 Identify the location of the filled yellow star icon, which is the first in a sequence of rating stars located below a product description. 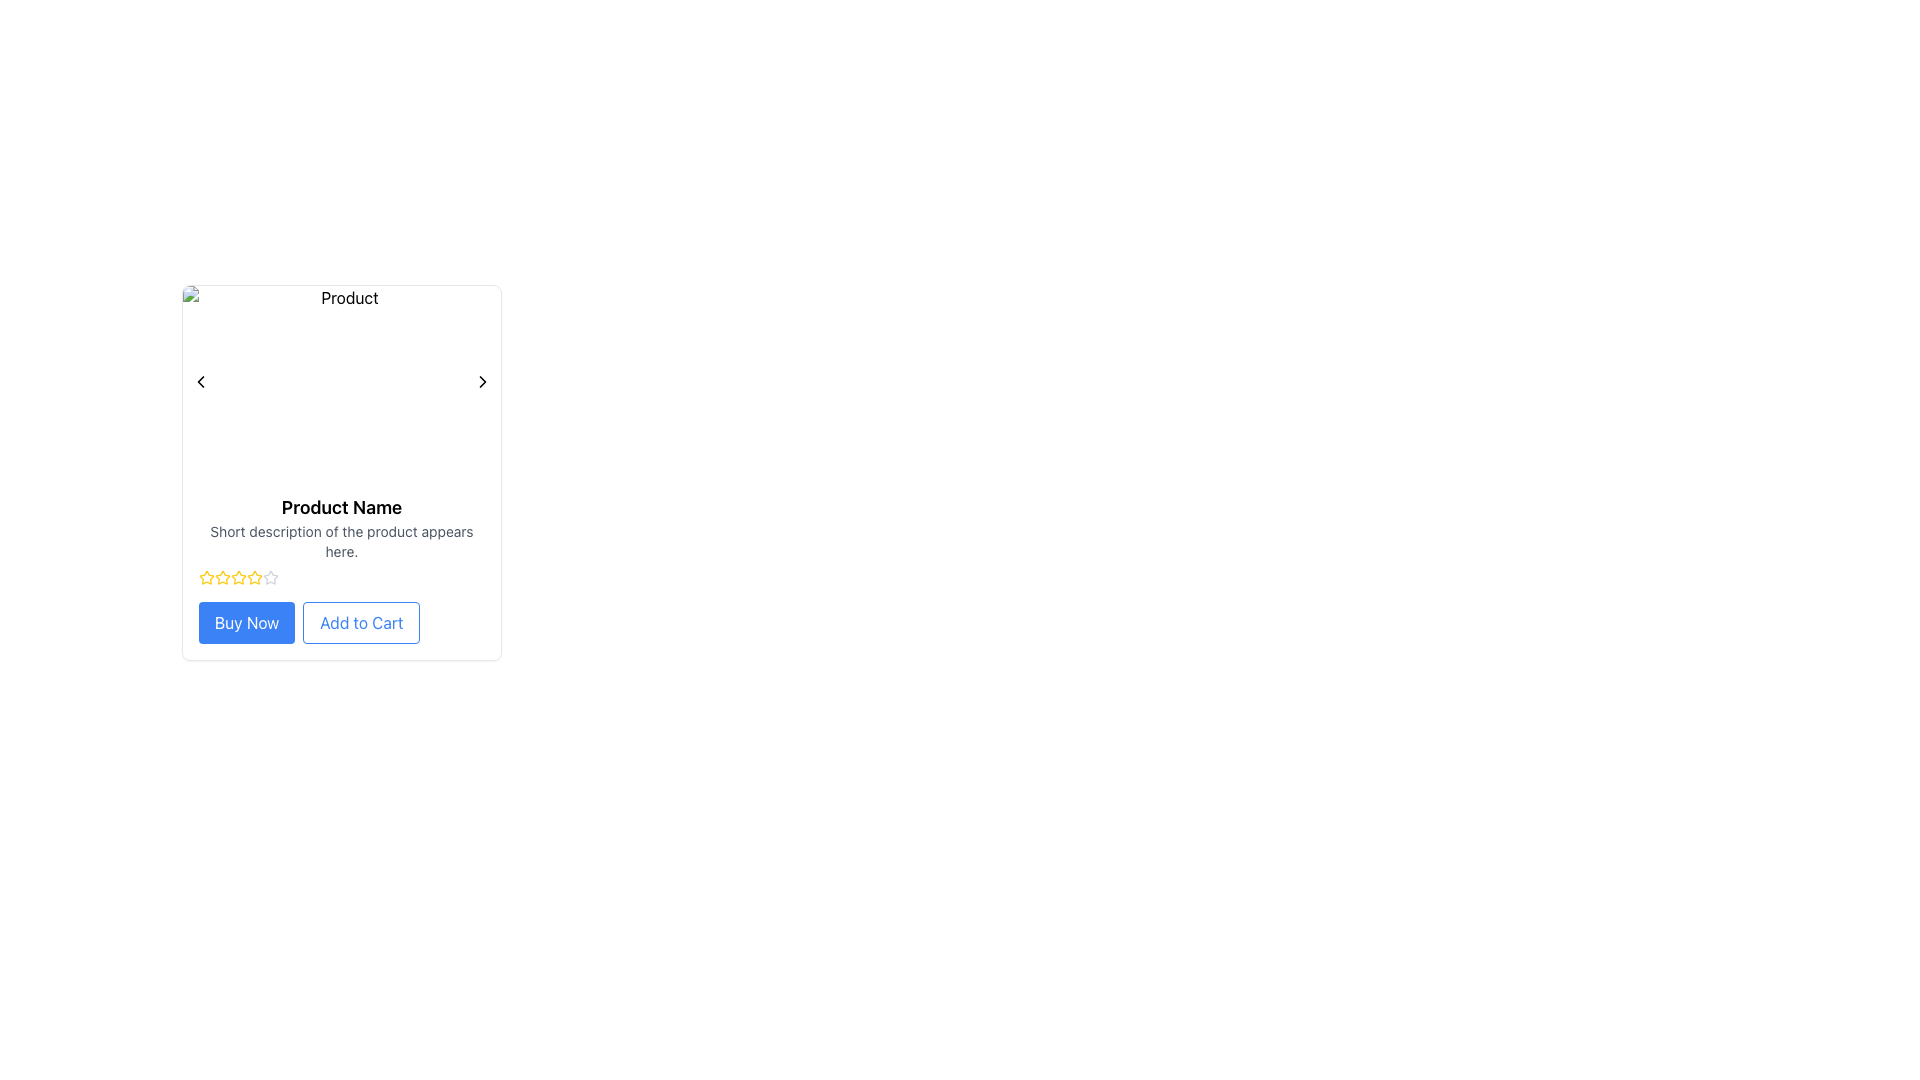
(206, 578).